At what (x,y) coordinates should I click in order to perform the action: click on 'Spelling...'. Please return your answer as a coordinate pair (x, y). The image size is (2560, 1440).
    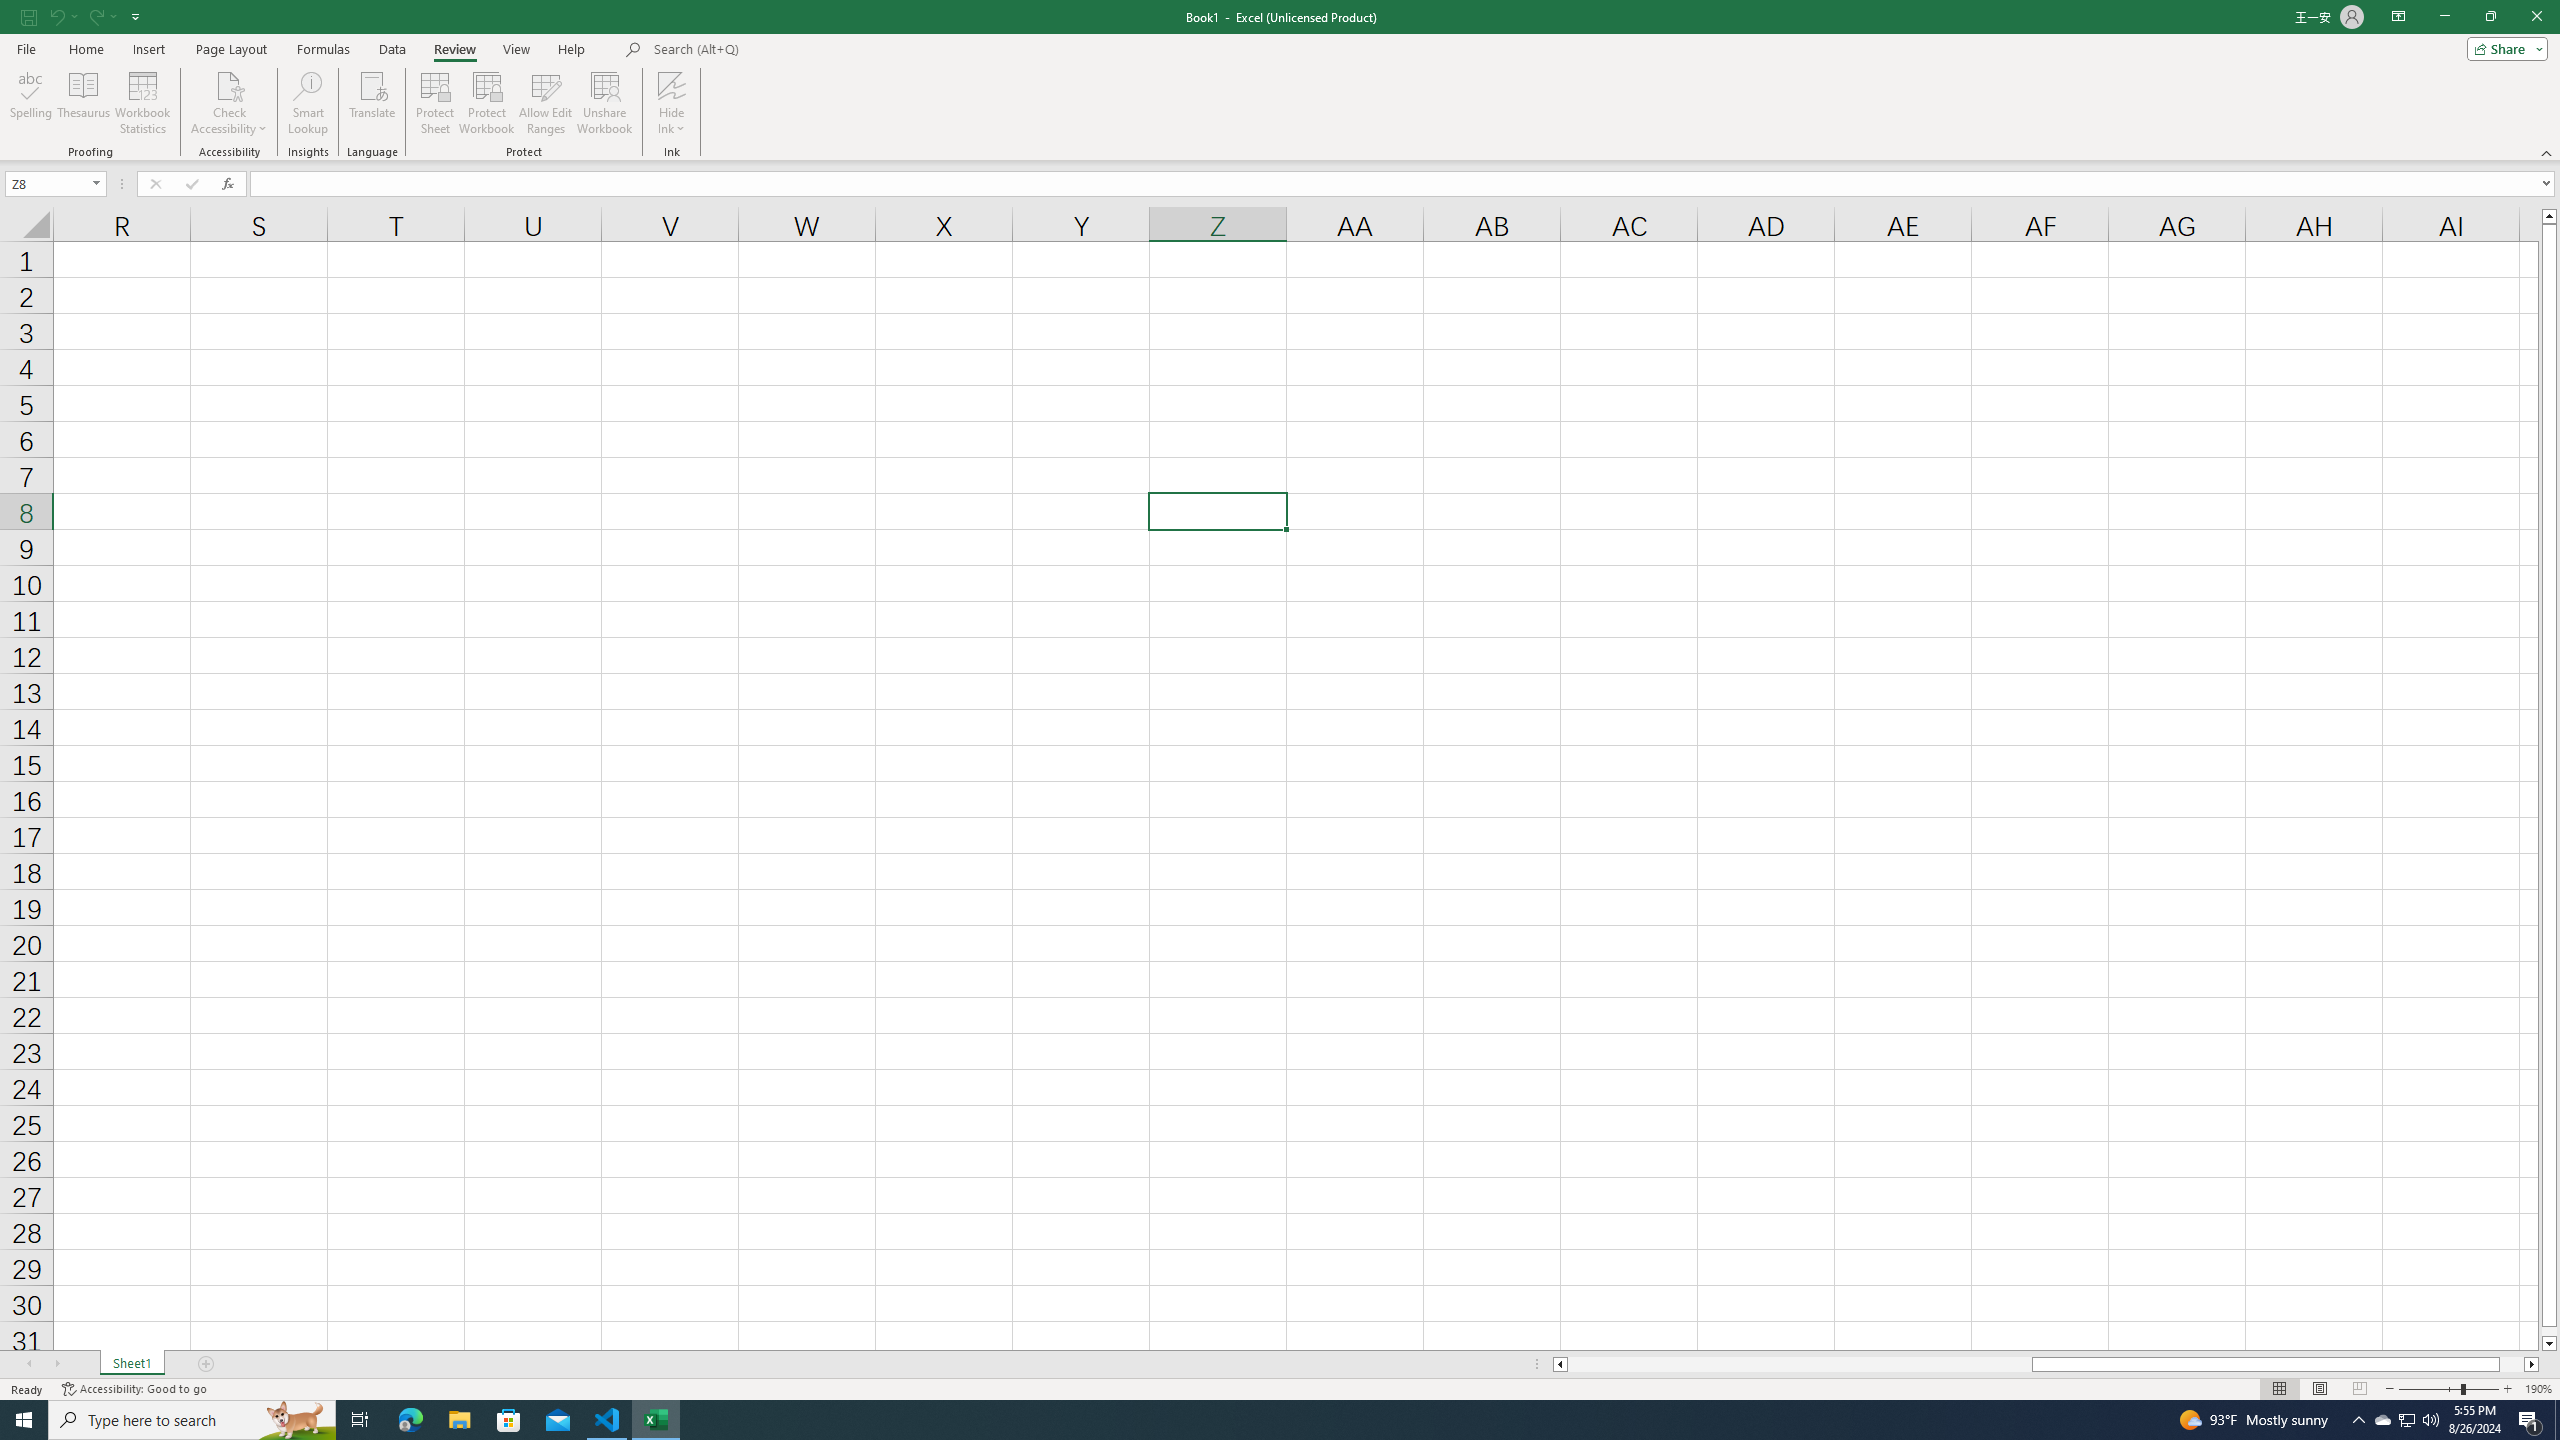
    Looking at the image, I should click on (29, 103).